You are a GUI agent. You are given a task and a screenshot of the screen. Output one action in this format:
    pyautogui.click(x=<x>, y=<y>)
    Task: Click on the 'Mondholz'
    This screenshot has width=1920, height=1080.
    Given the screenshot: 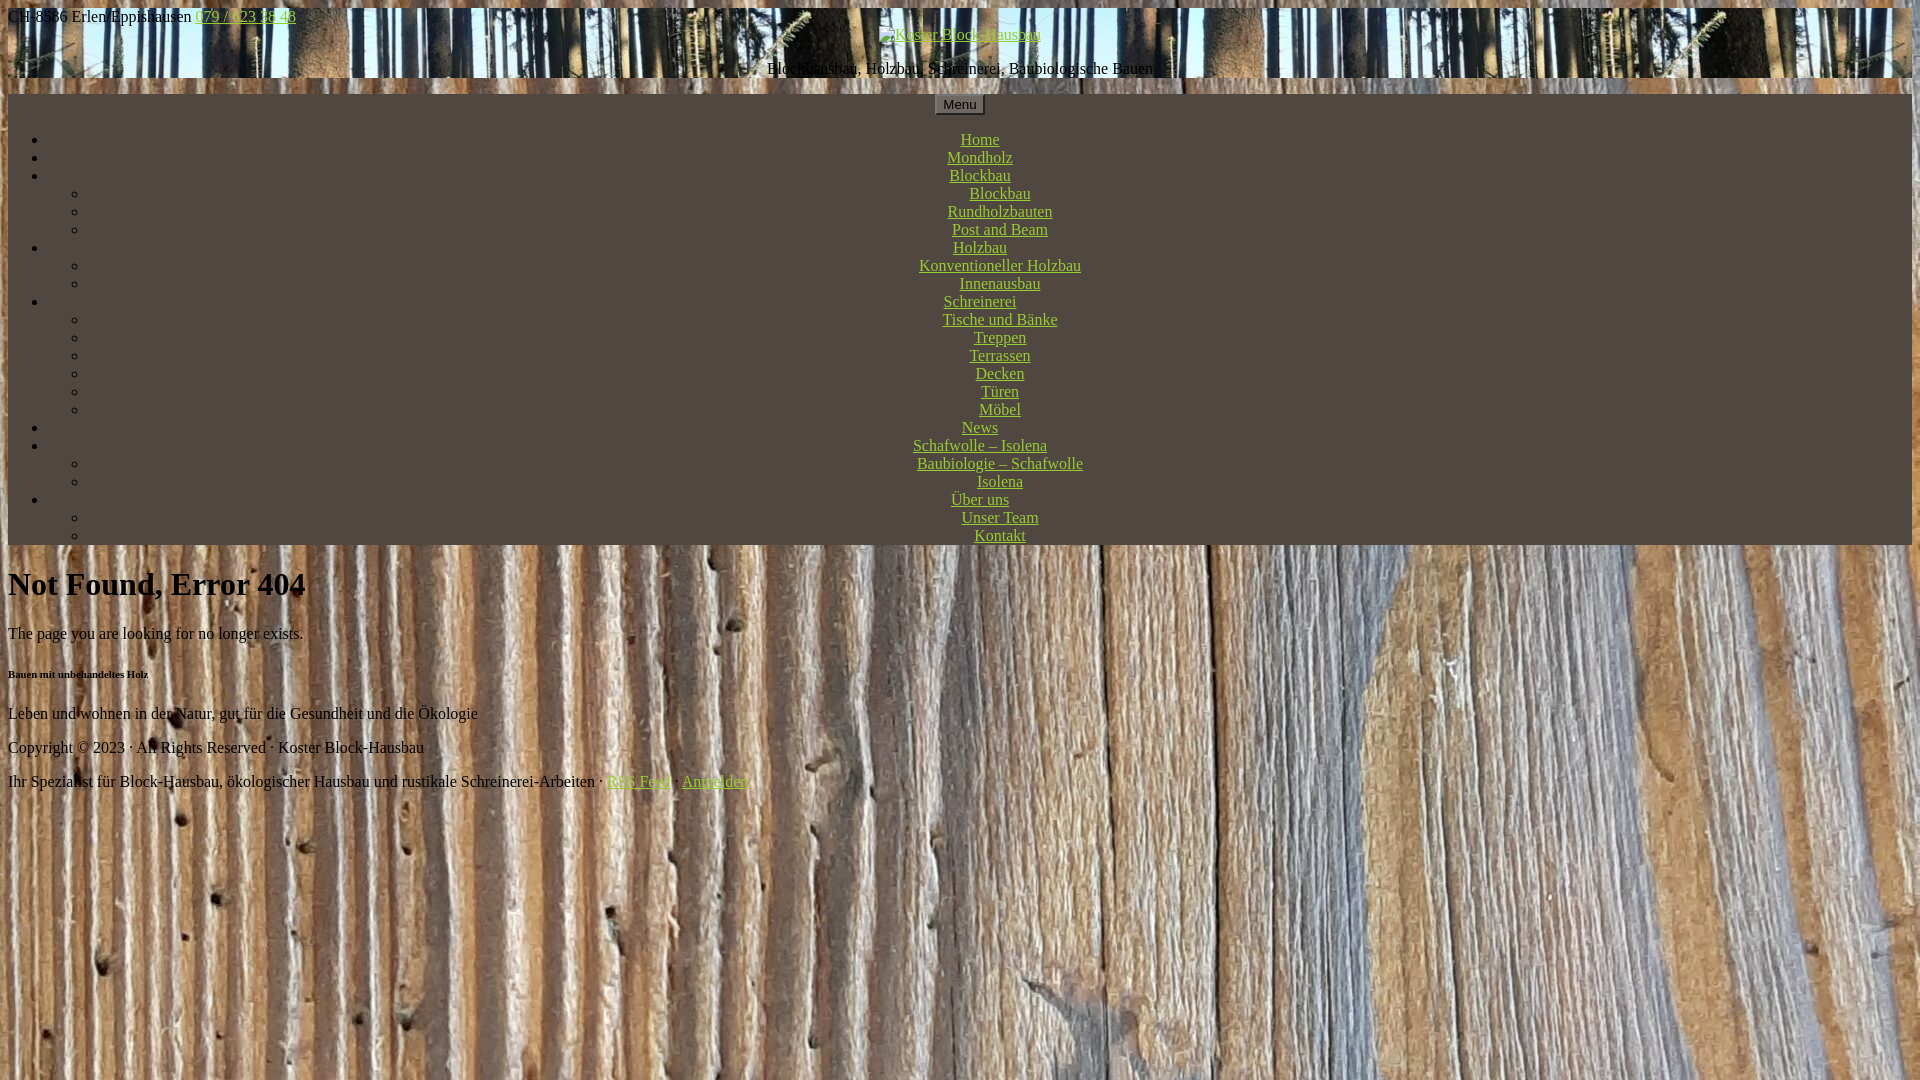 What is the action you would take?
    pyautogui.click(x=979, y=156)
    